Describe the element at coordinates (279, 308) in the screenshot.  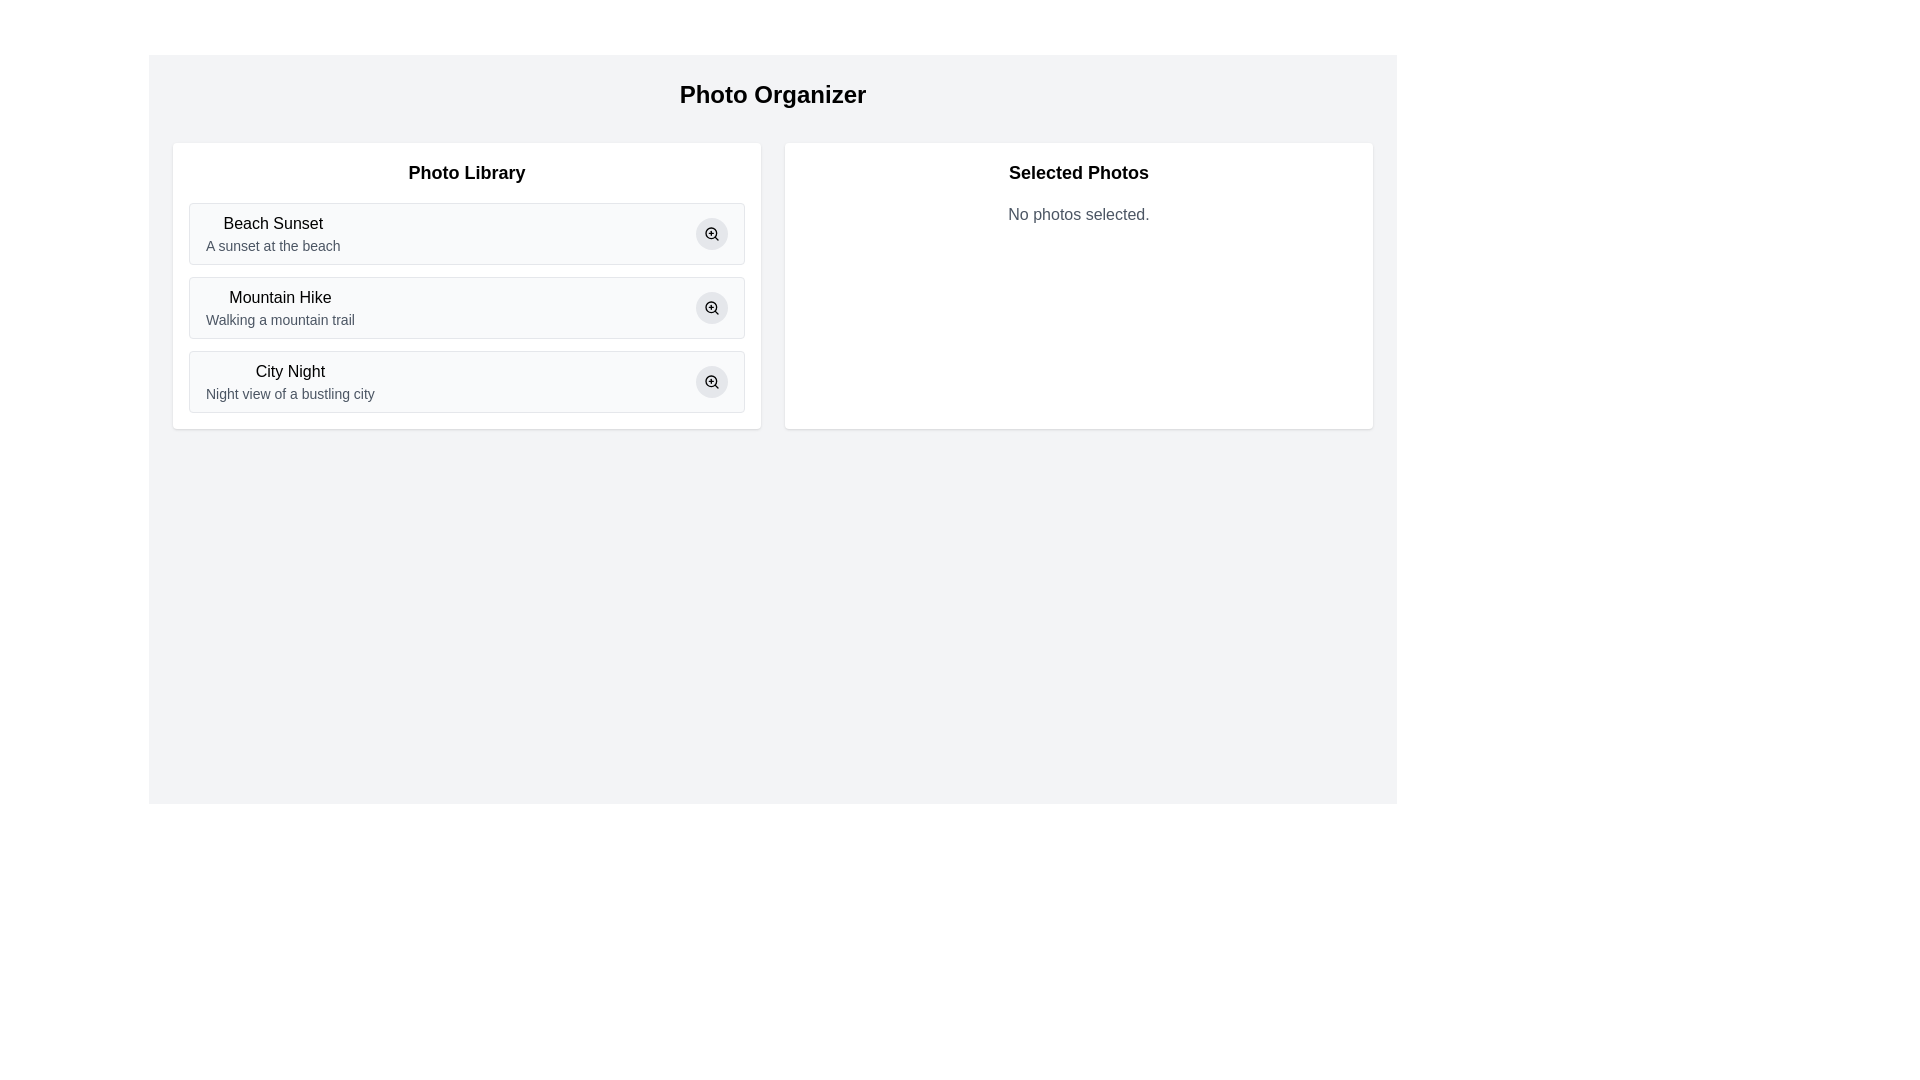
I see `on the text element titled 'Mountain Hike' located in the left-hand panel 'Photo Library'` at that location.